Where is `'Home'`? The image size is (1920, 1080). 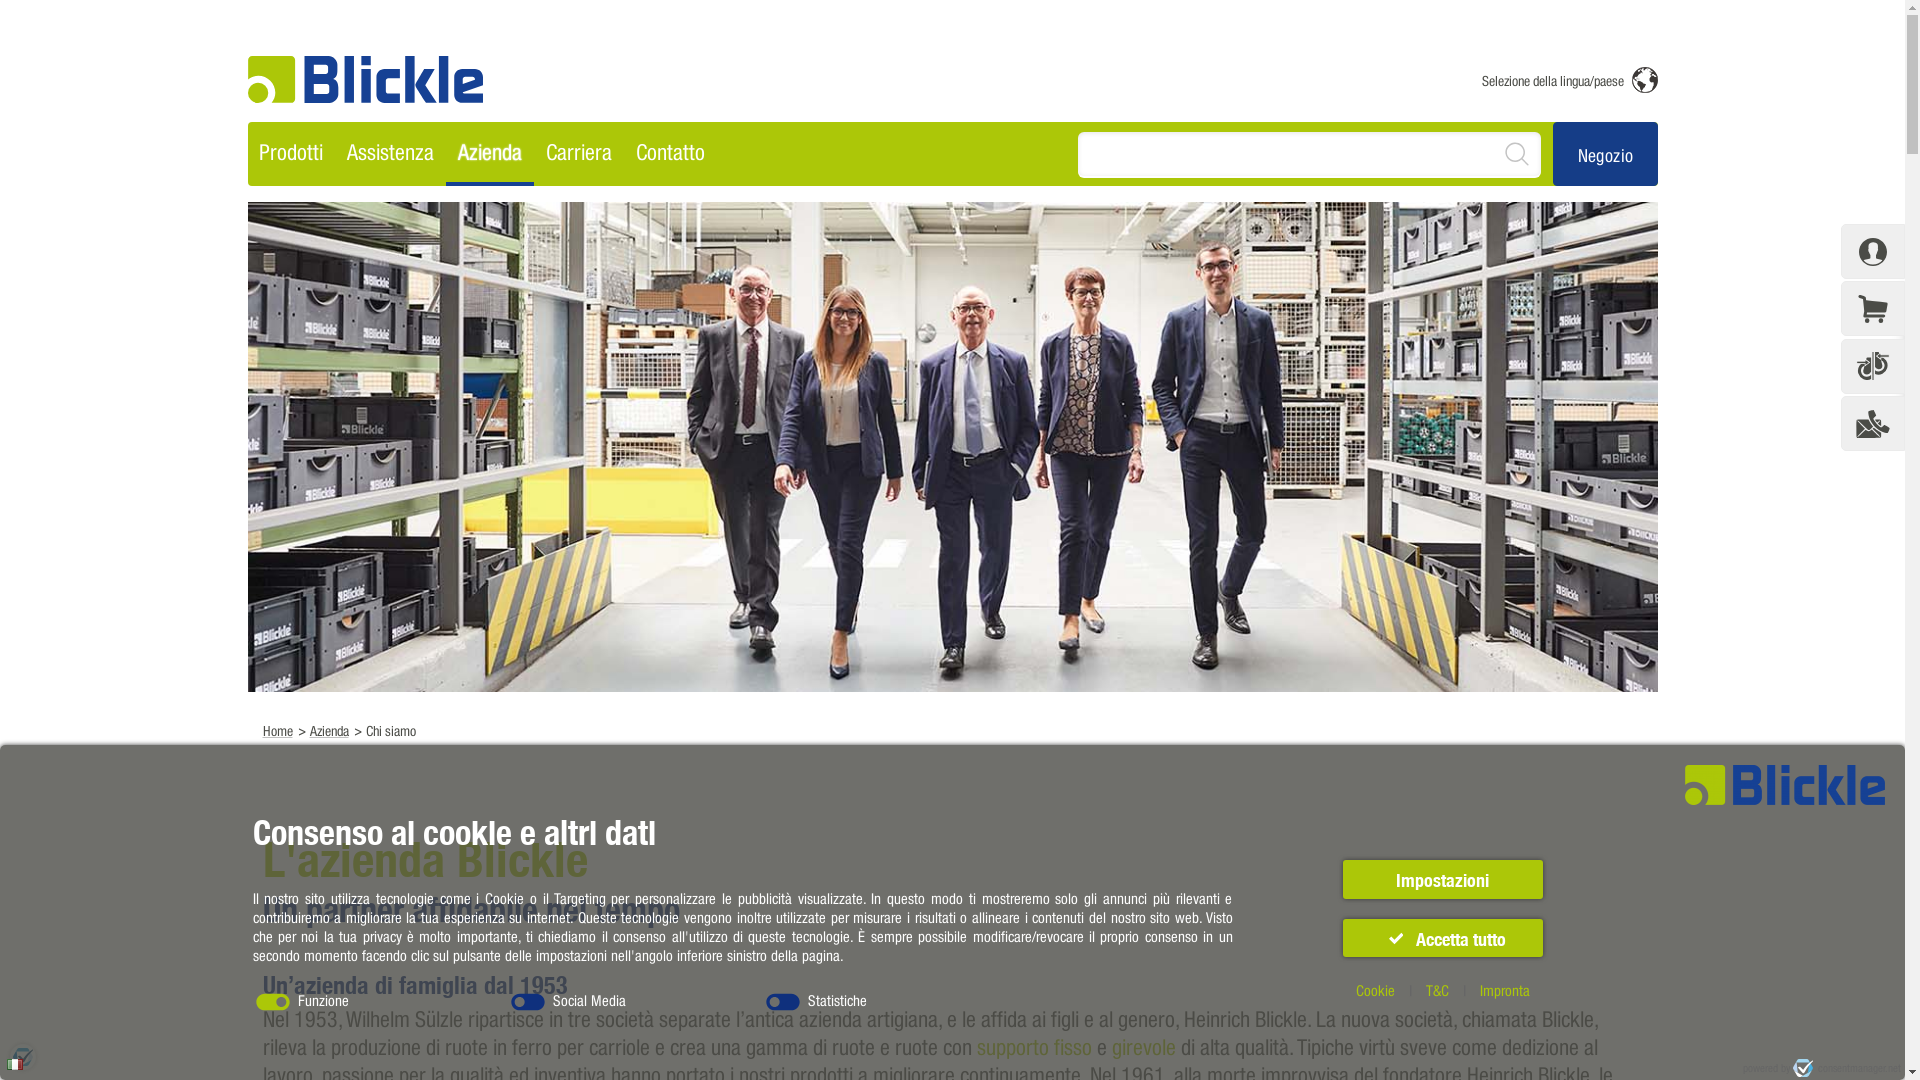 'Home' is located at coordinates (276, 730).